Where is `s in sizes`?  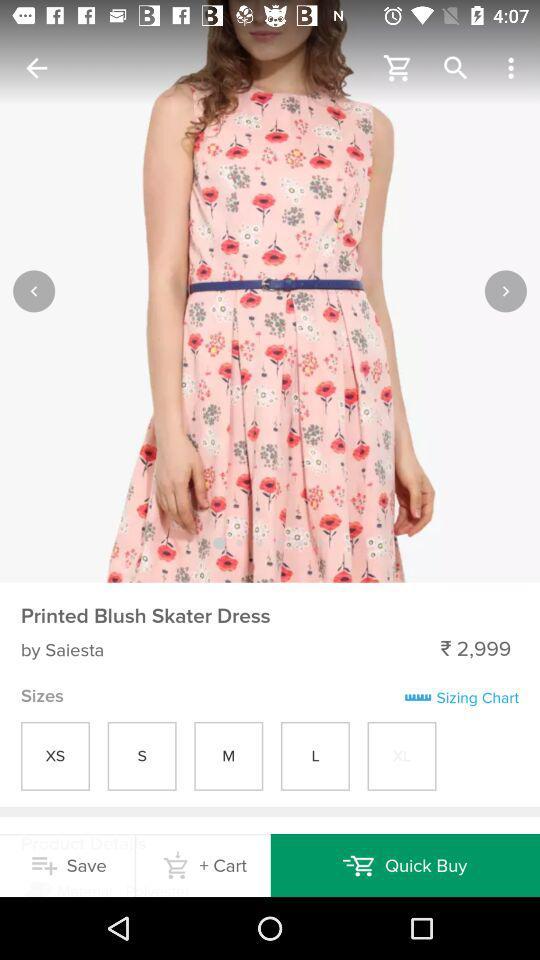
s in sizes is located at coordinates (141, 755).